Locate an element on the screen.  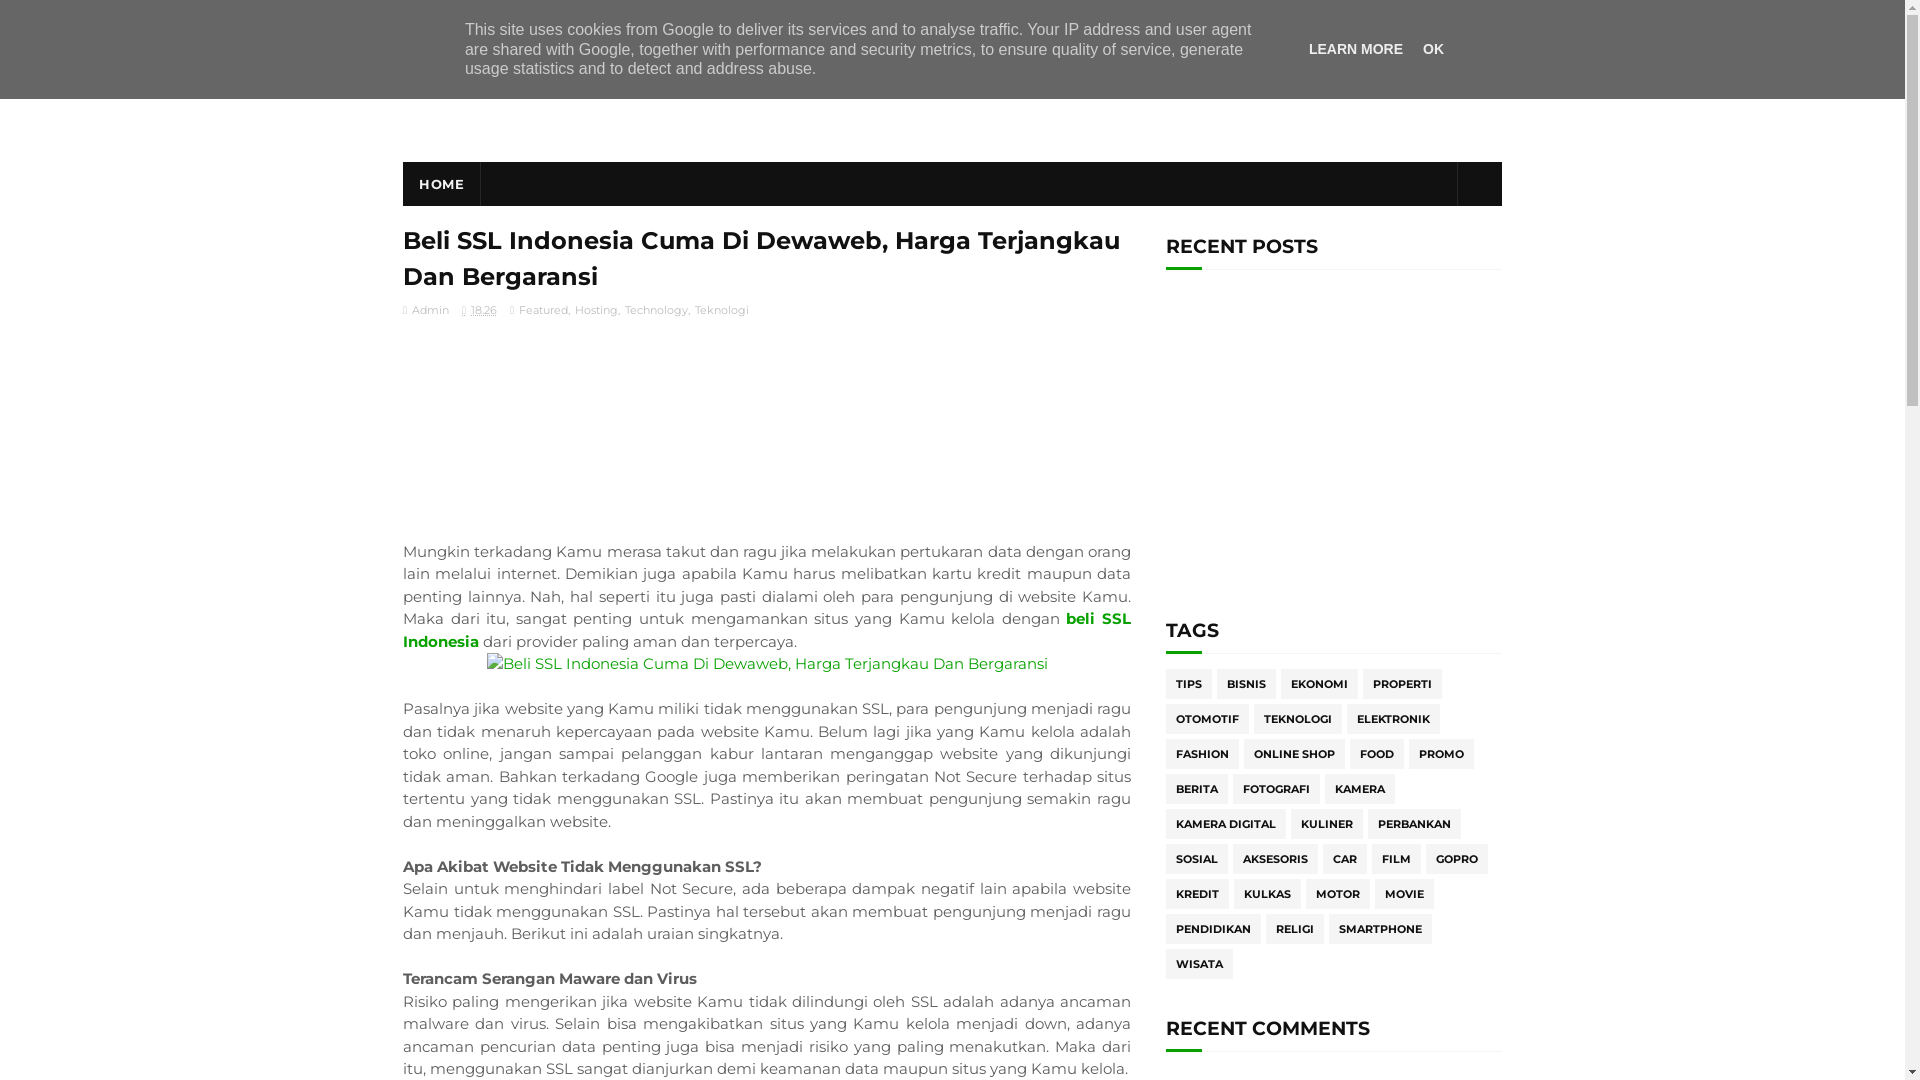
'PERBANKAN' is located at coordinates (1367, 824).